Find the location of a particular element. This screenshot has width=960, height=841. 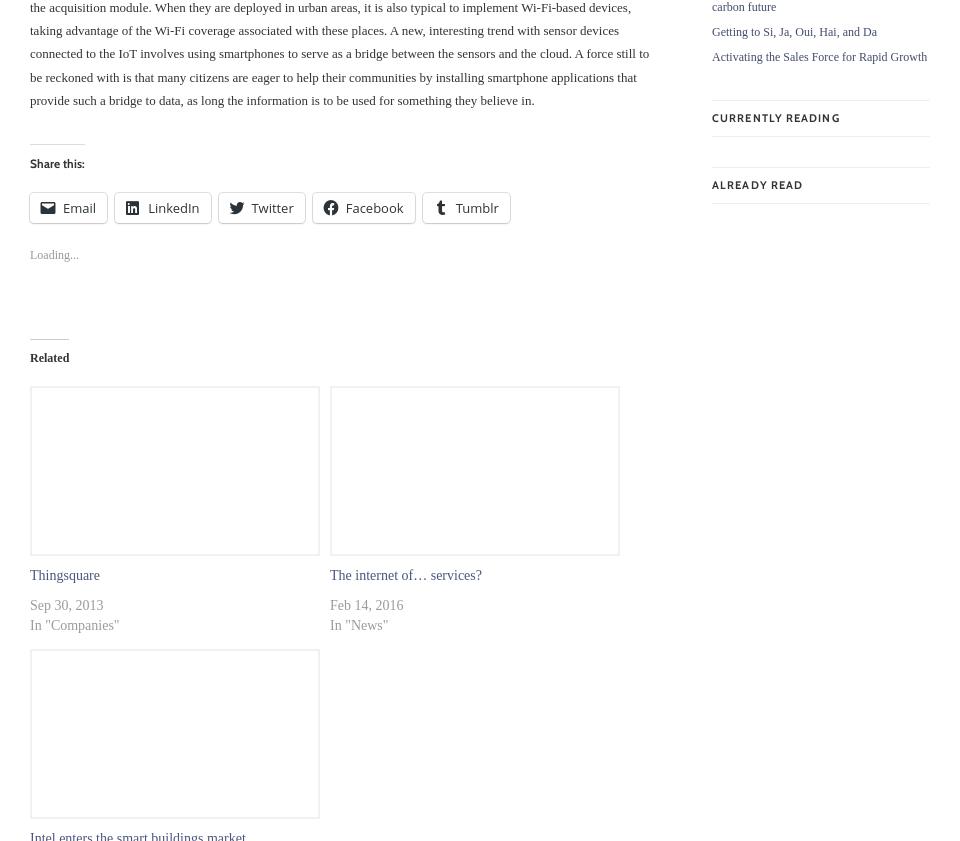

'Share this:' is located at coordinates (56, 162).